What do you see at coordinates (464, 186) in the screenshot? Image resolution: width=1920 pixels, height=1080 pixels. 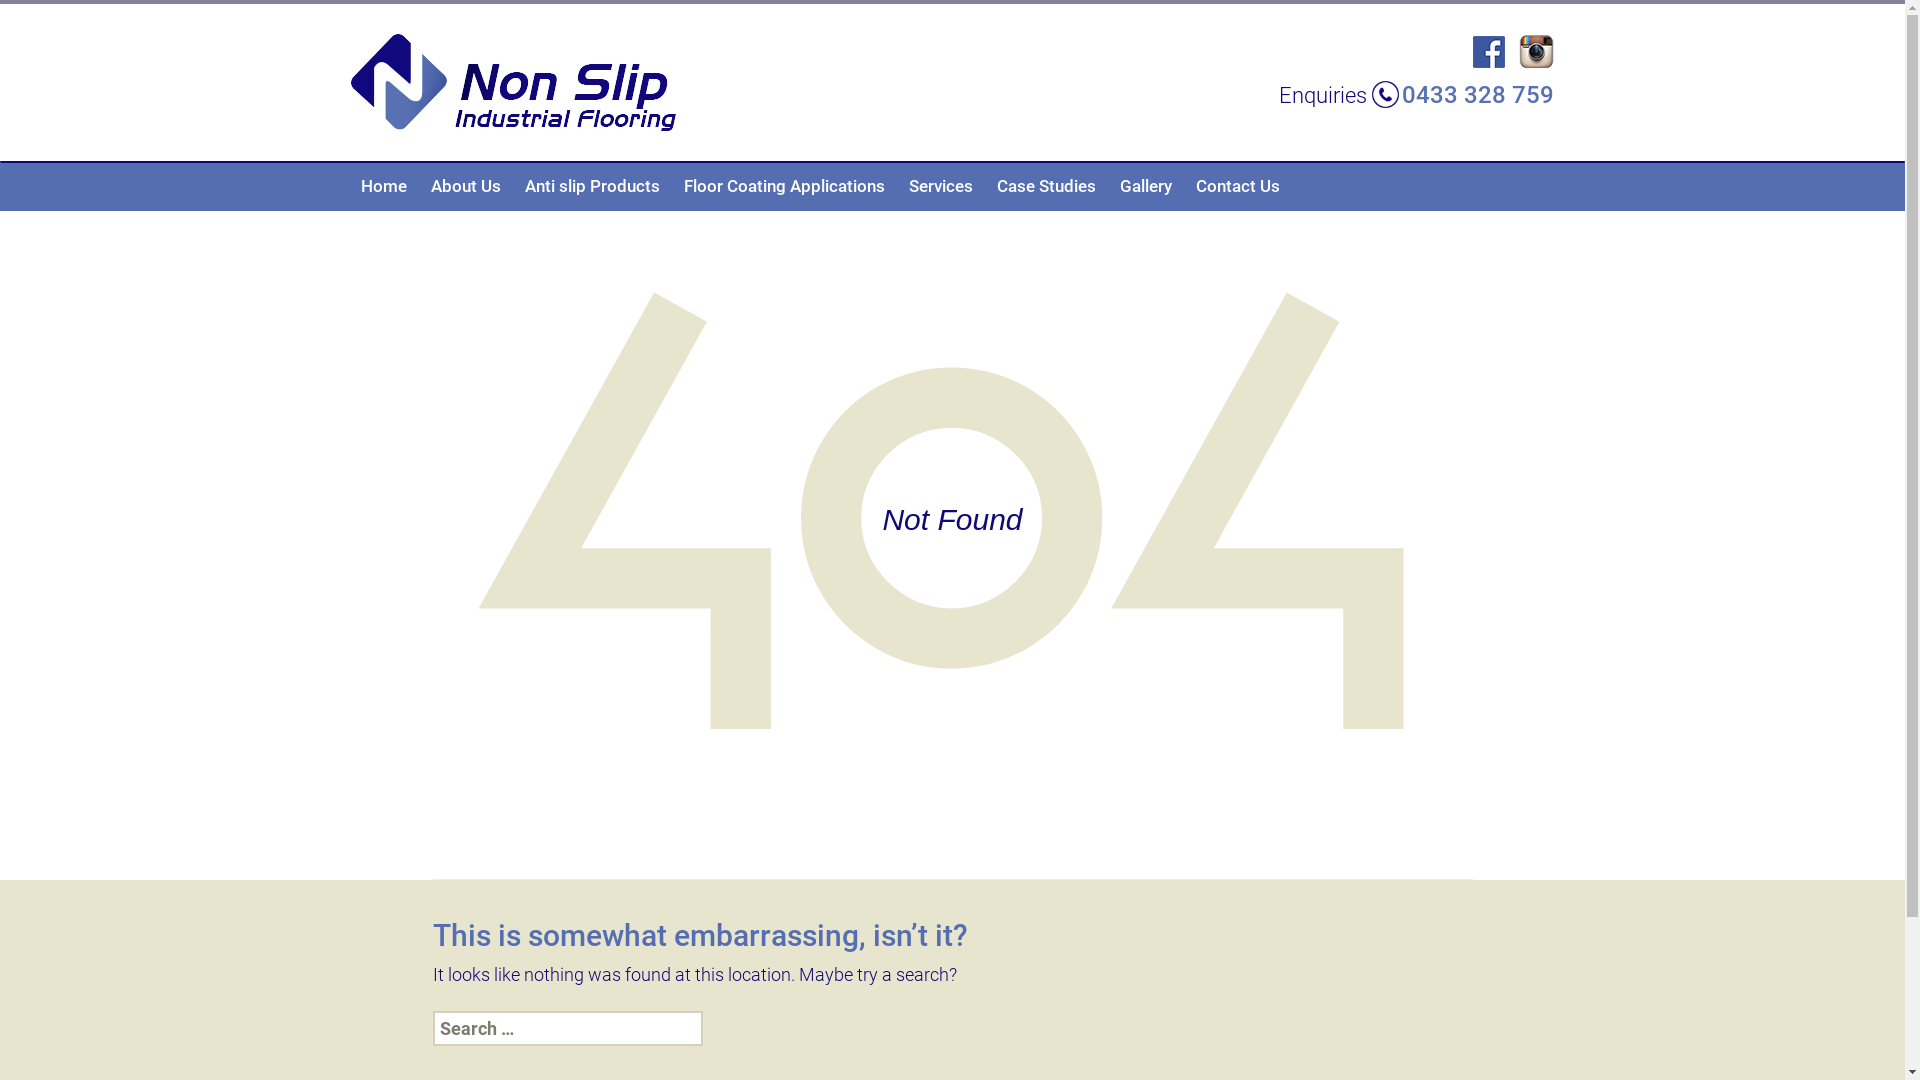 I see `'About Us'` at bounding box center [464, 186].